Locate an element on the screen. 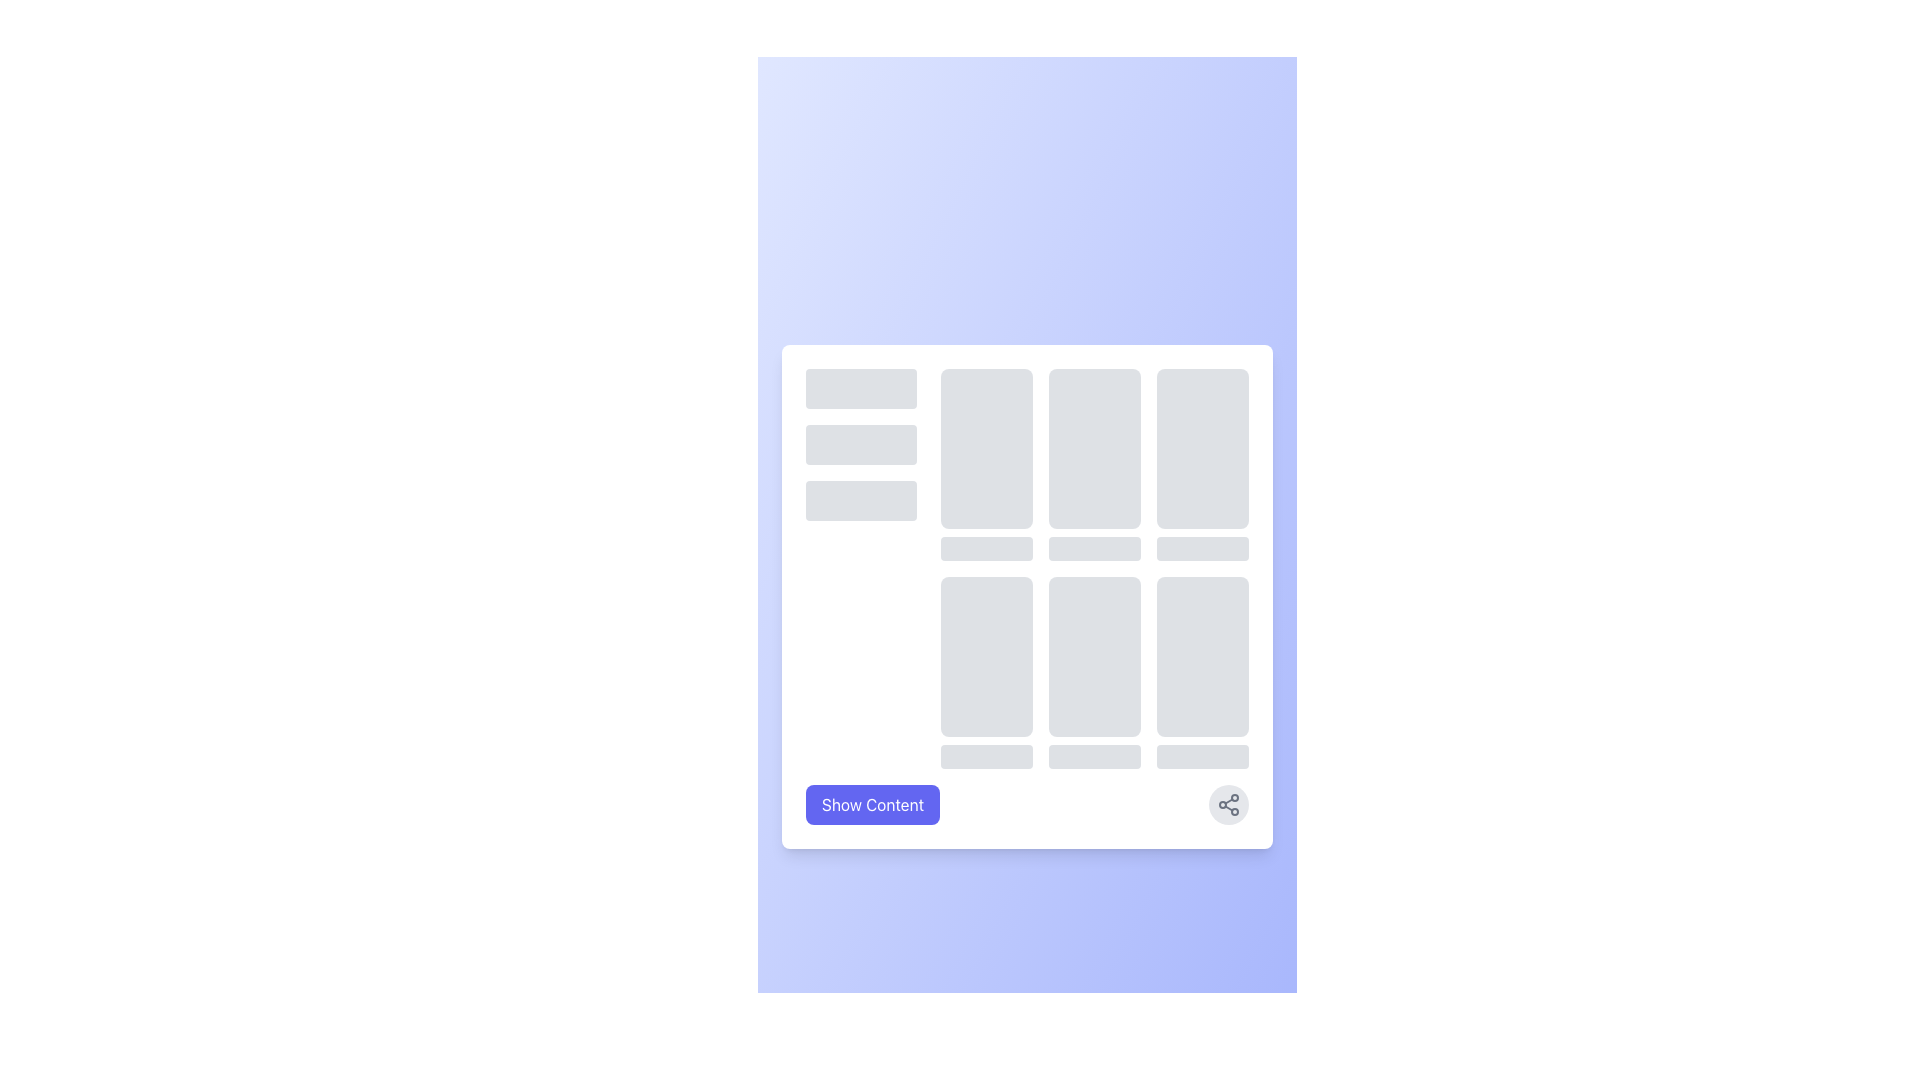 The width and height of the screenshot is (1920, 1080). the share icon composed of three connected nodes, rendered in gray on a light gray circular background, located in the bottom right corner of the interface is located at coordinates (1227, 804).